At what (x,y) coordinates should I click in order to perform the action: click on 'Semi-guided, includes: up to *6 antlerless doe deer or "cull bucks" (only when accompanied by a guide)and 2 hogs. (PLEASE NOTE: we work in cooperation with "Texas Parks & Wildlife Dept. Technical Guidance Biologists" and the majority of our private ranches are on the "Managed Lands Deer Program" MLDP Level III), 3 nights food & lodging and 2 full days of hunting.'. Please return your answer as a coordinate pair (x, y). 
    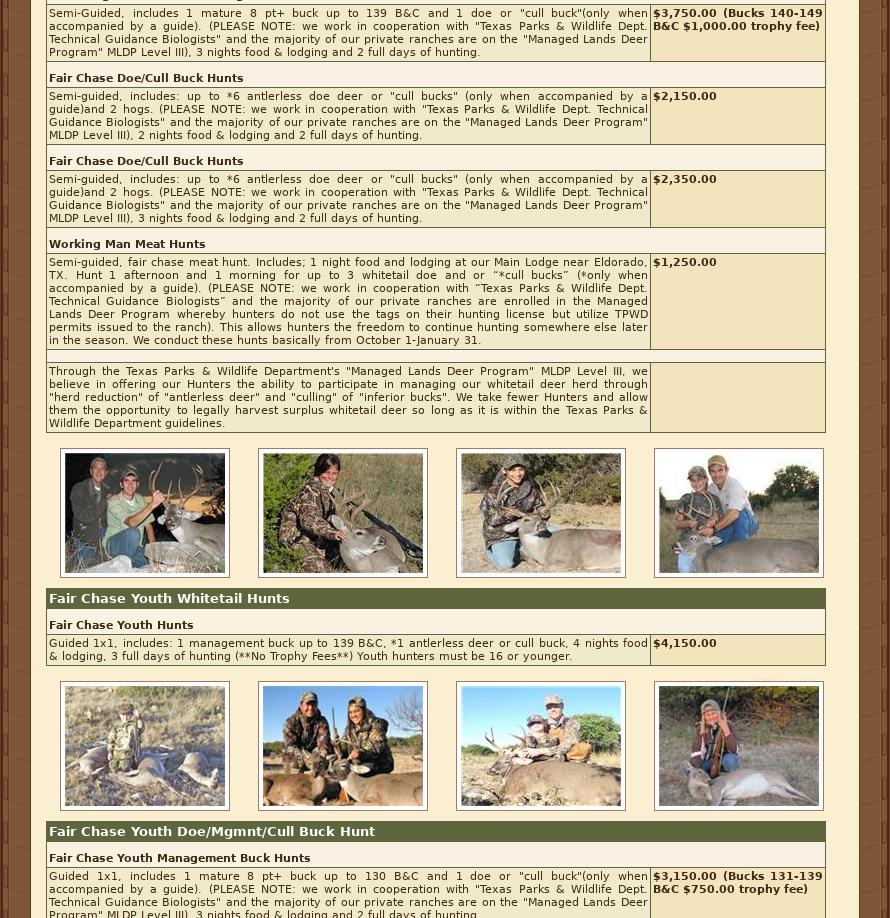
    Looking at the image, I should click on (348, 199).